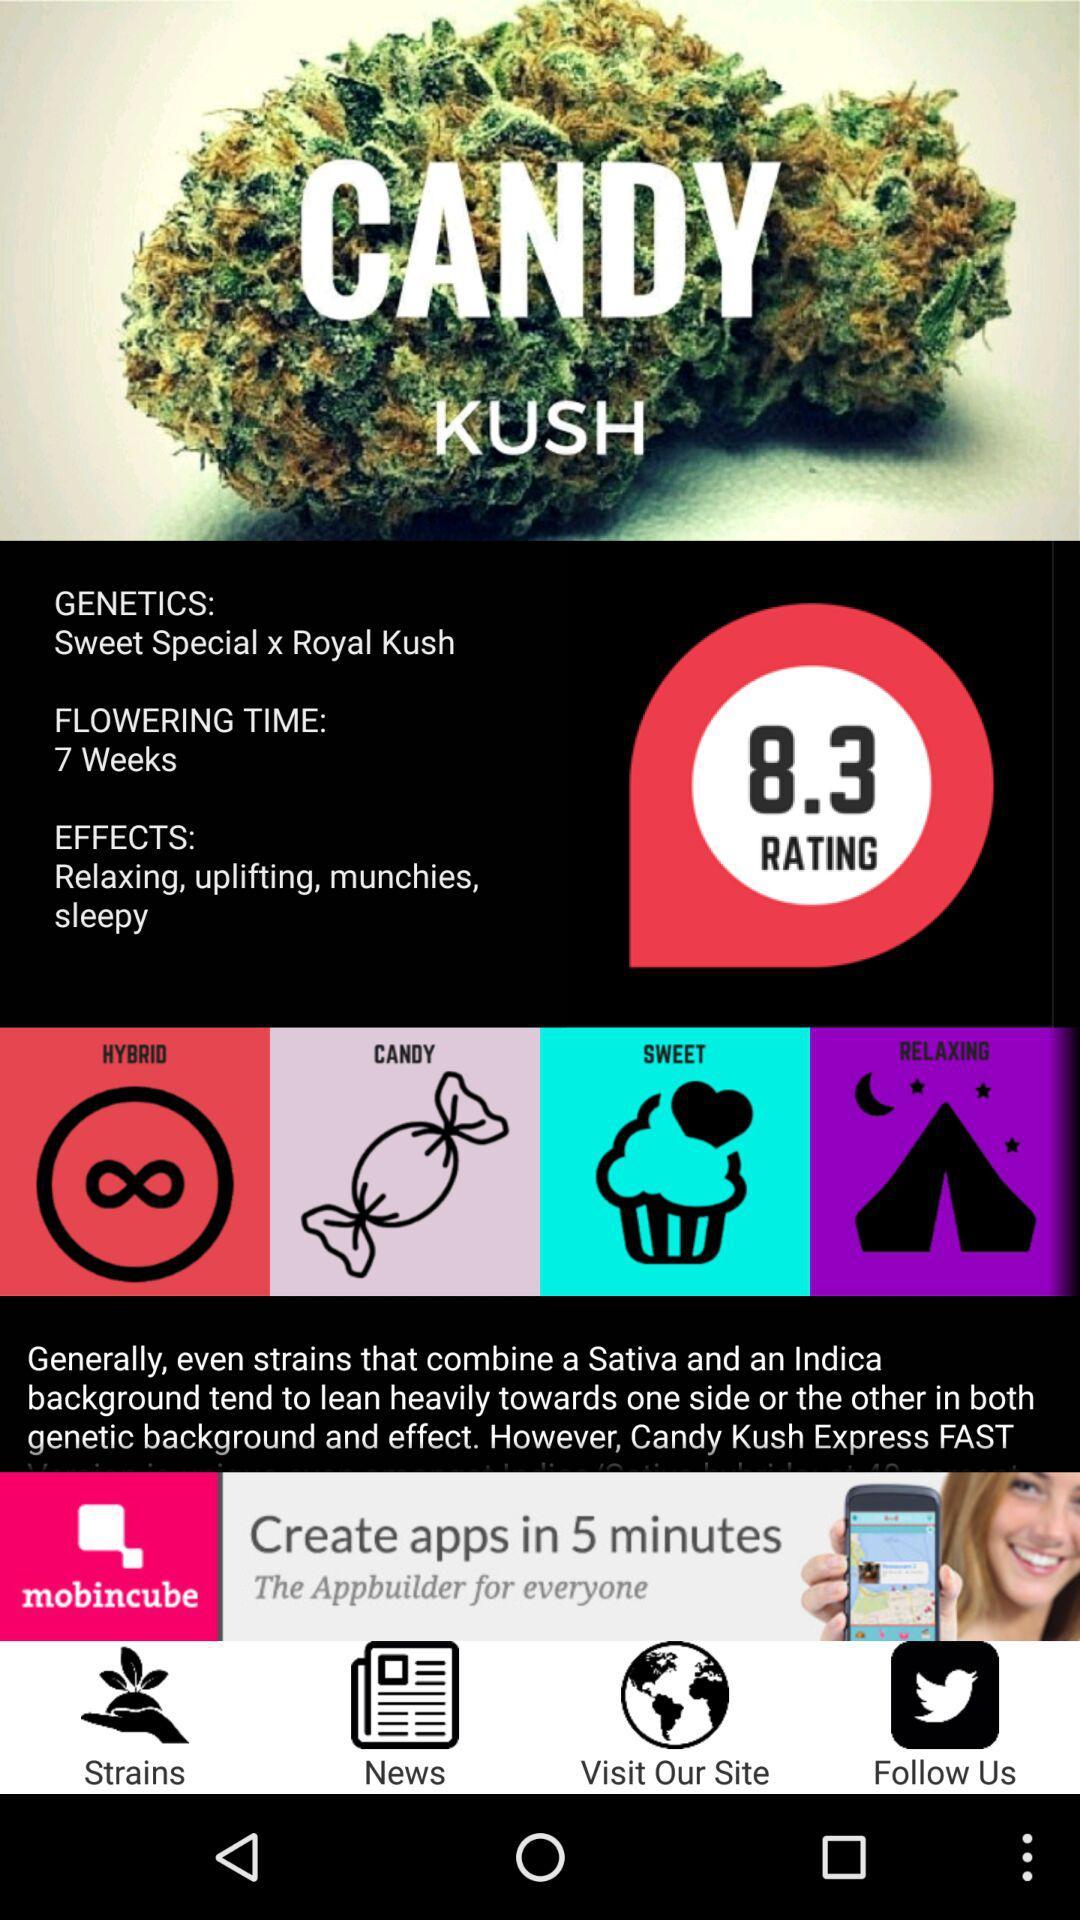  I want to click on takes you to mobincube app building, so click(540, 1555).